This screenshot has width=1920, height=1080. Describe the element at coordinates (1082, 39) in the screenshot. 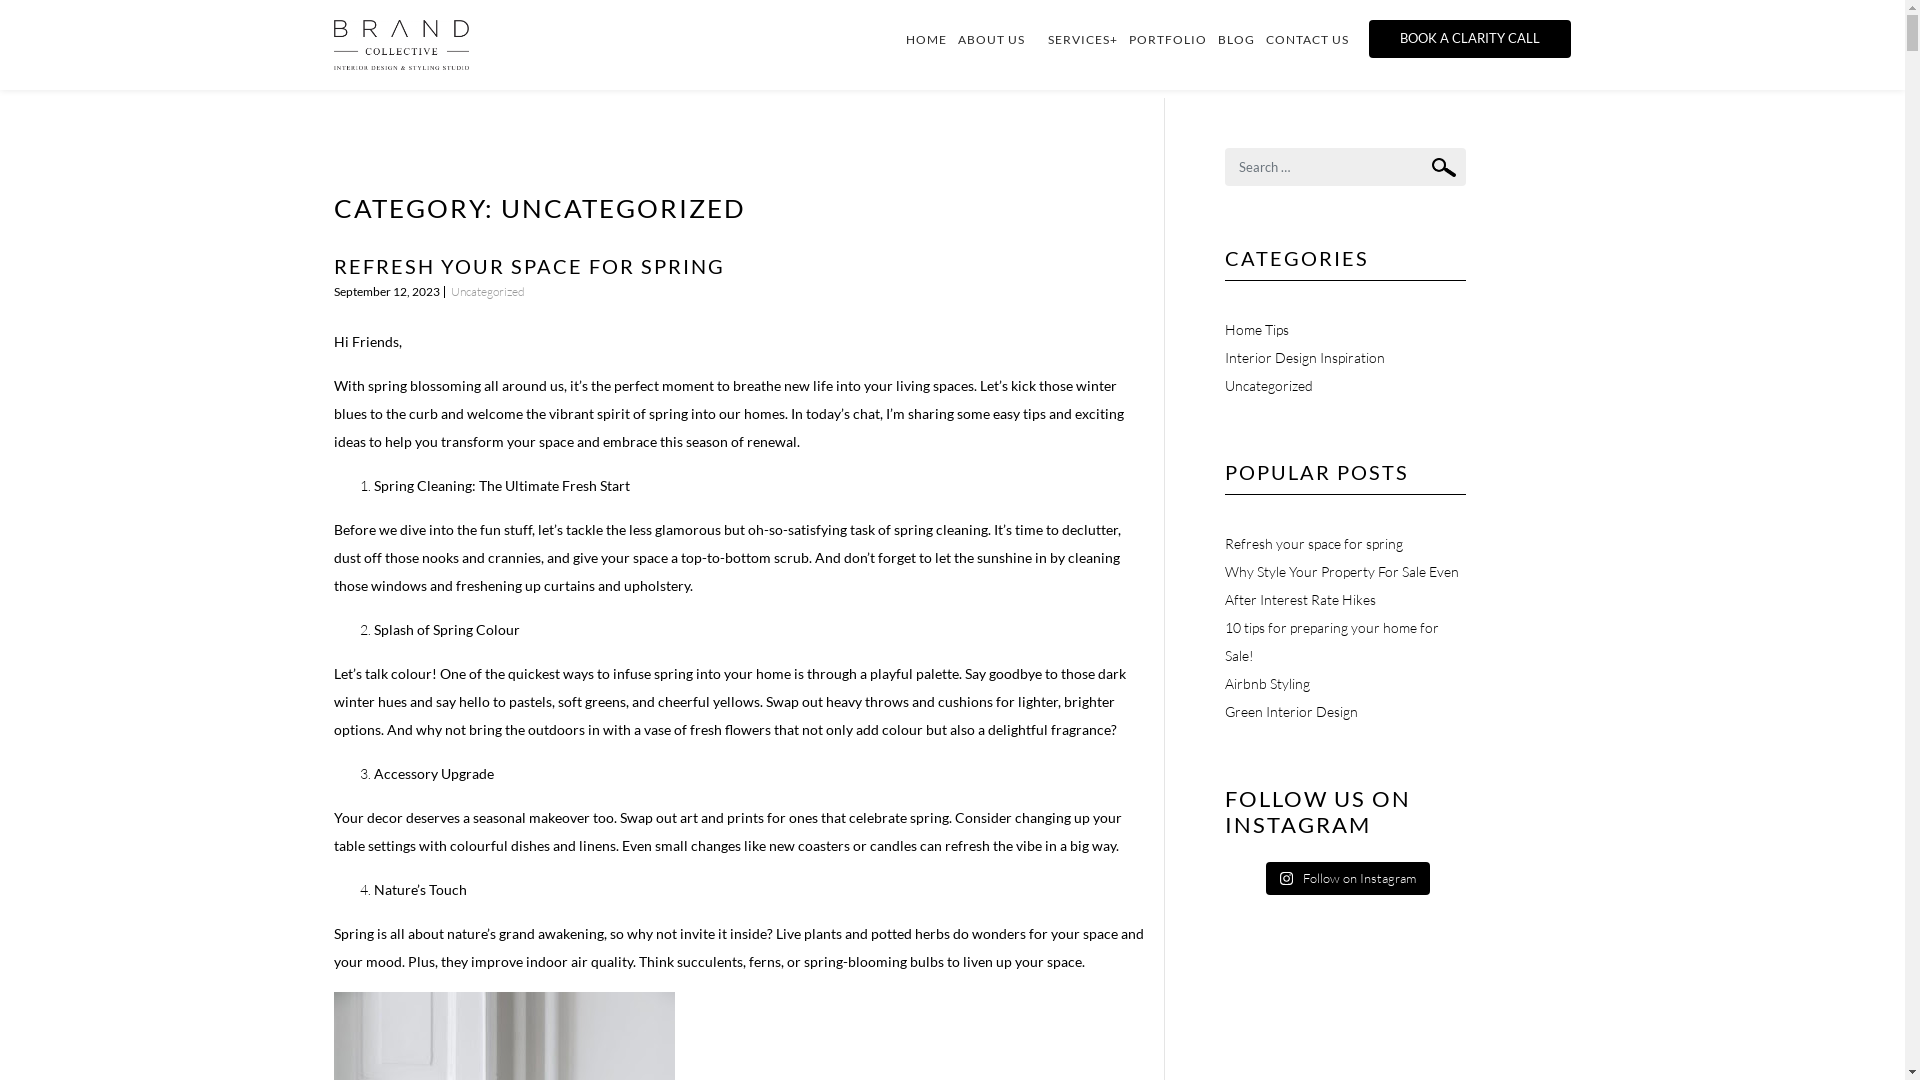

I see `'SERVICES'` at that location.